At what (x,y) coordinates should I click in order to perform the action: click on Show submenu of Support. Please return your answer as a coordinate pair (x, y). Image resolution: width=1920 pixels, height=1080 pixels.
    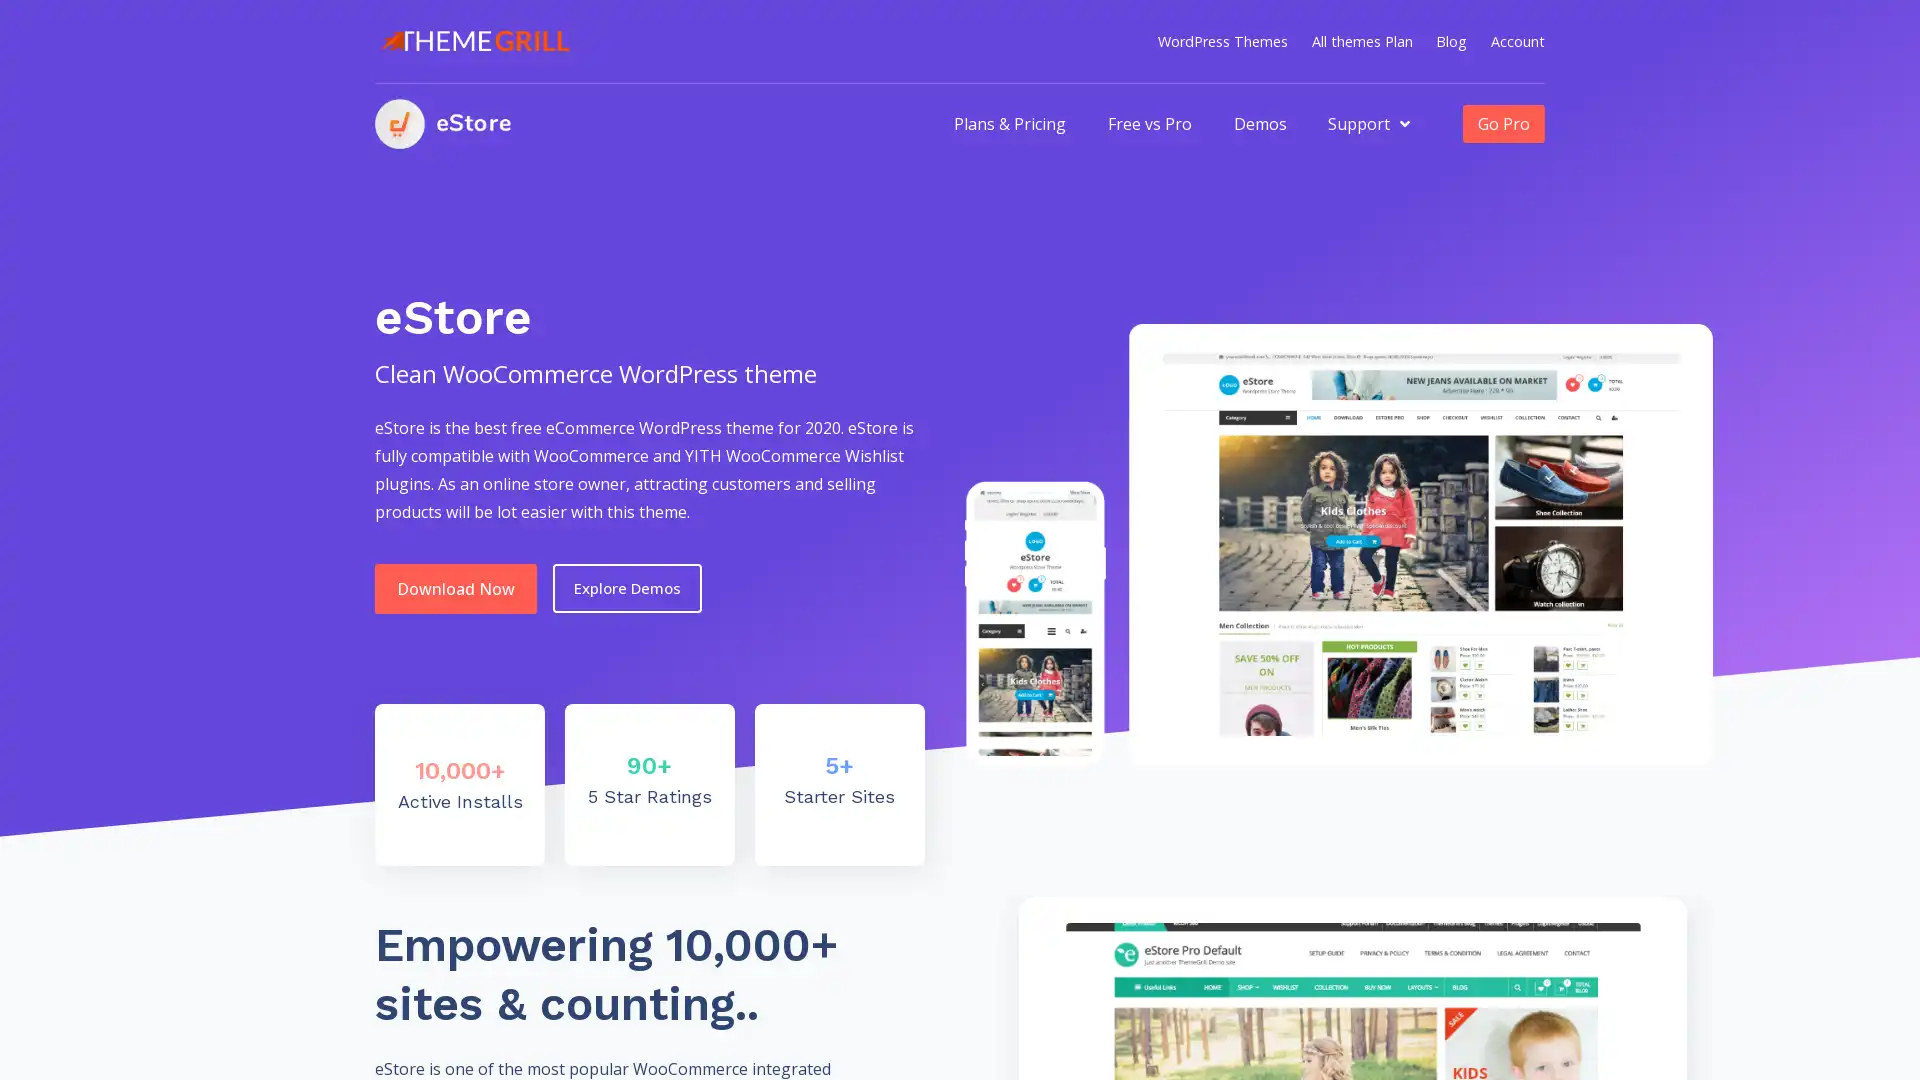
    Looking at the image, I should click on (1404, 123).